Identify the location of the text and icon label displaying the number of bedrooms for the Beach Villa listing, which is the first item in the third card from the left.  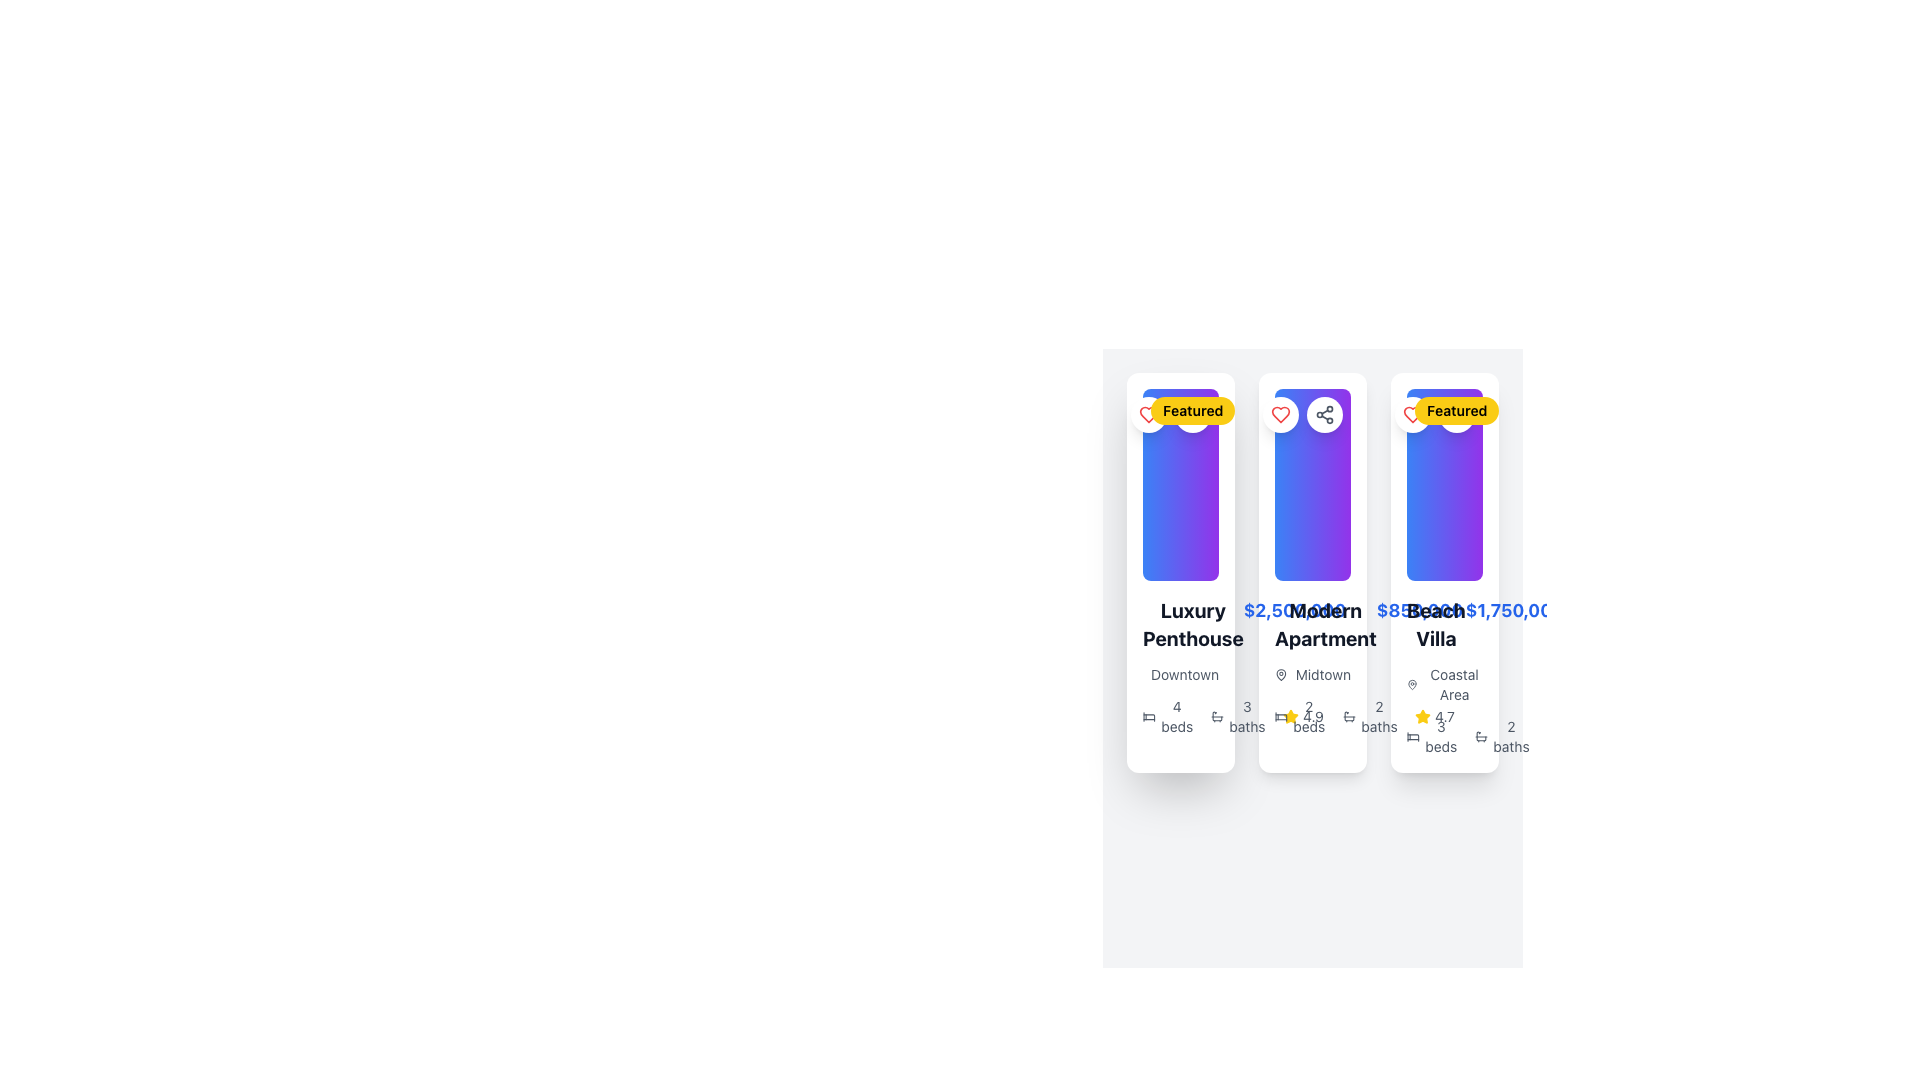
(1431, 736).